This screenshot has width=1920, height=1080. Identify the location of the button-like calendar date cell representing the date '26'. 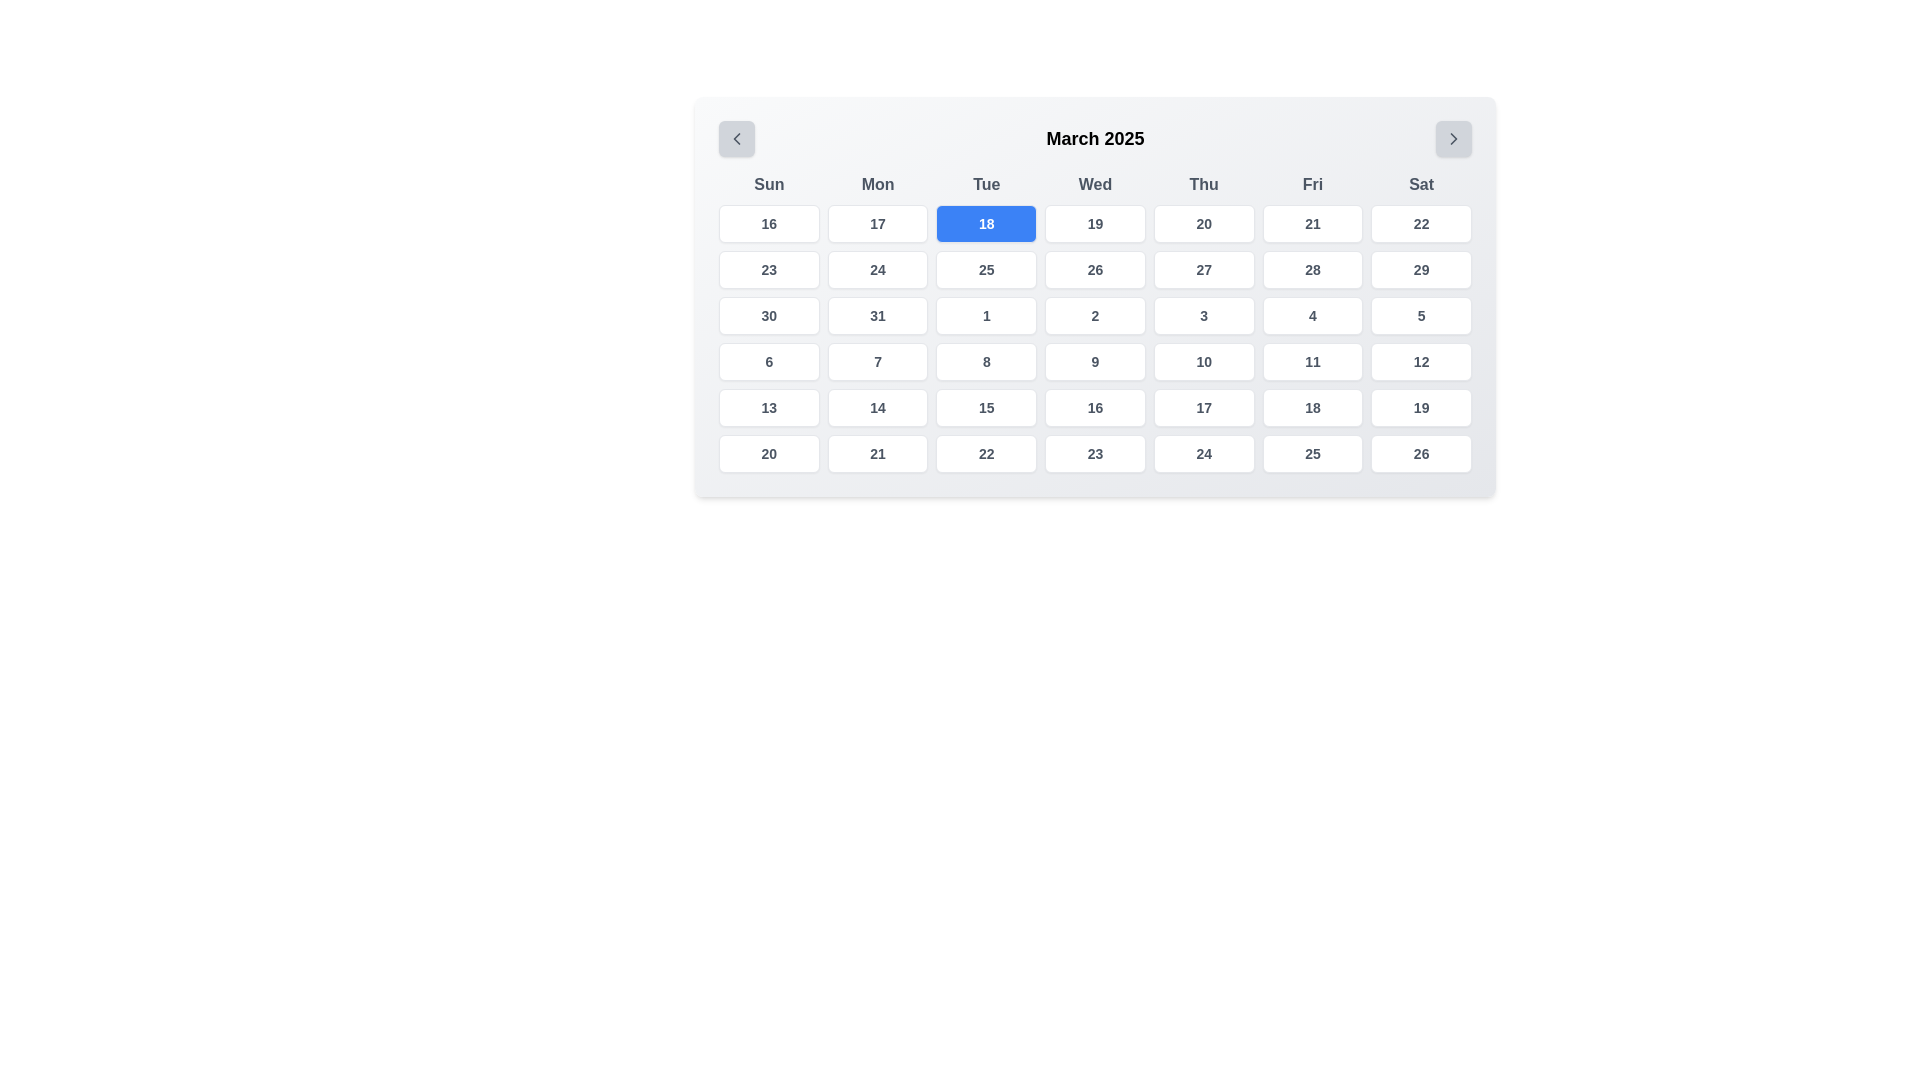
(1420, 454).